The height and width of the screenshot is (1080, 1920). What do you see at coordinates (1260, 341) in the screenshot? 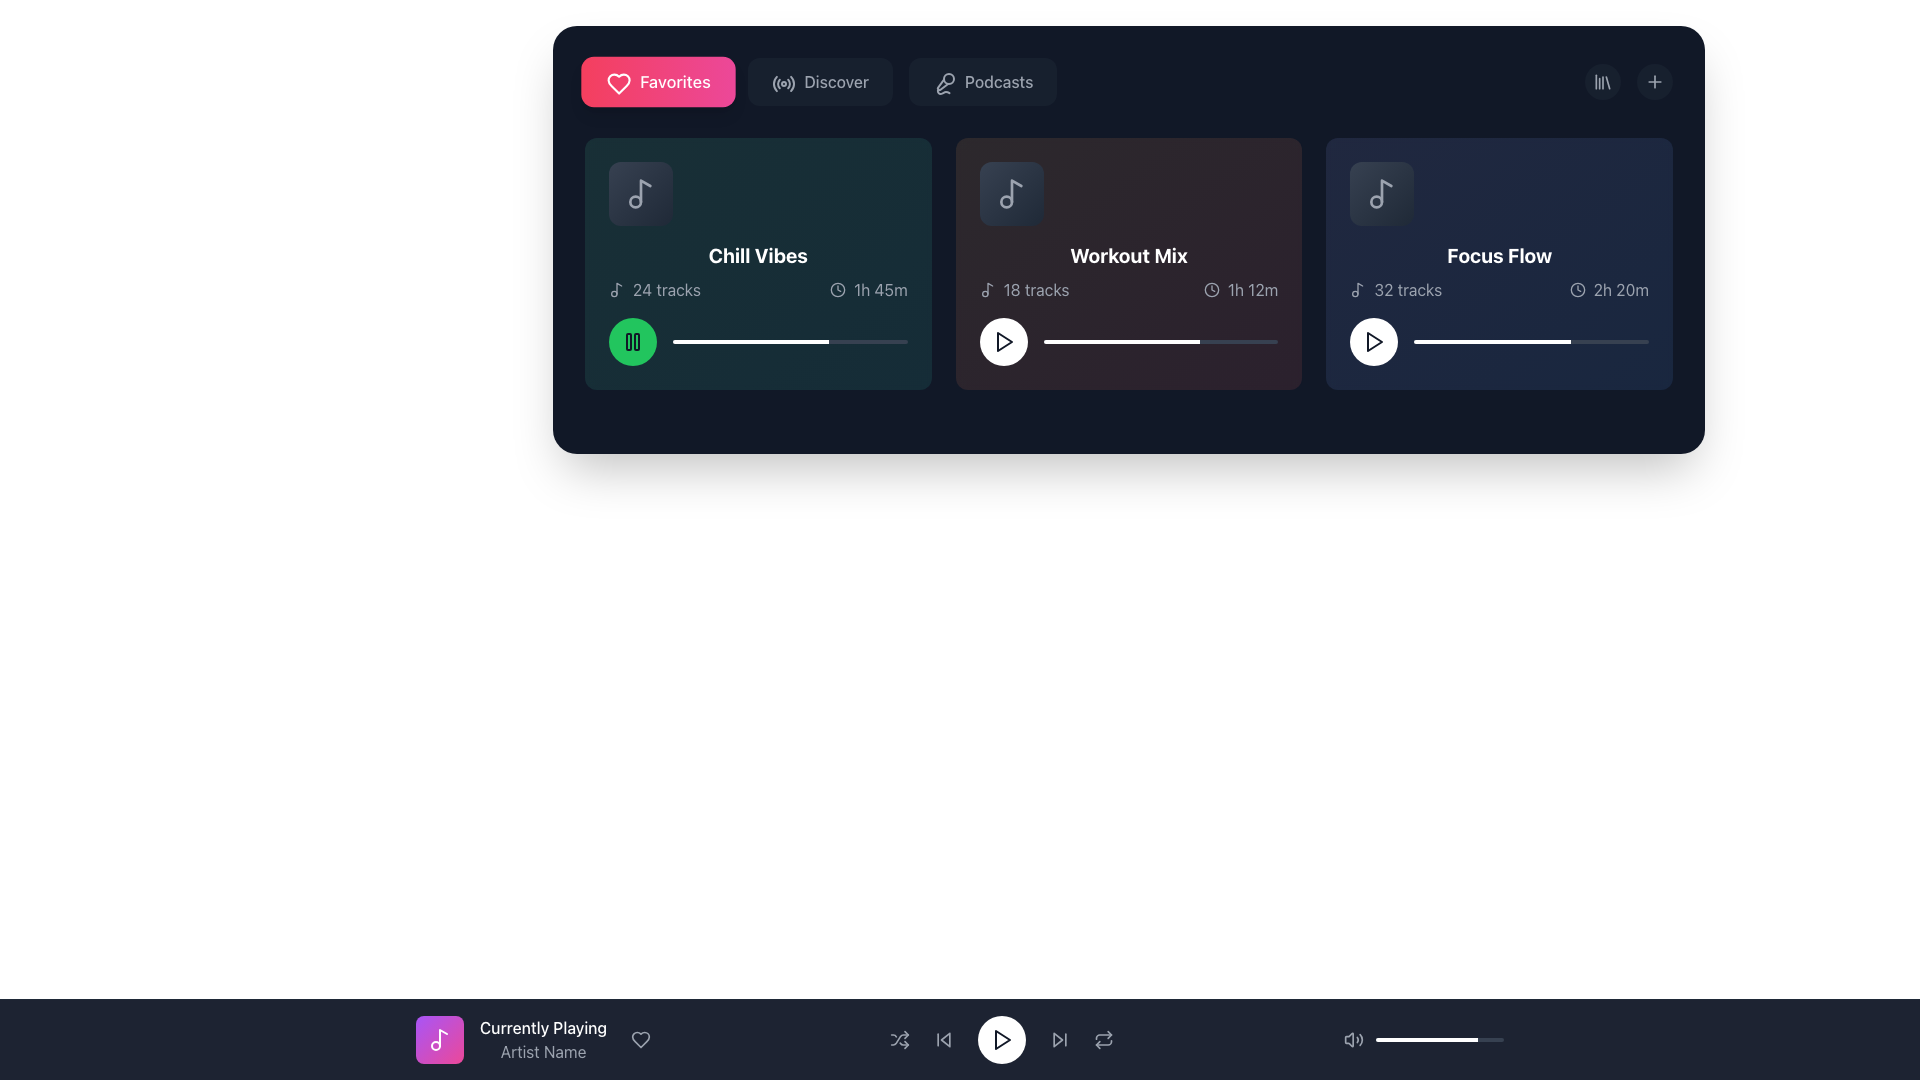
I see `the slider` at bounding box center [1260, 341].